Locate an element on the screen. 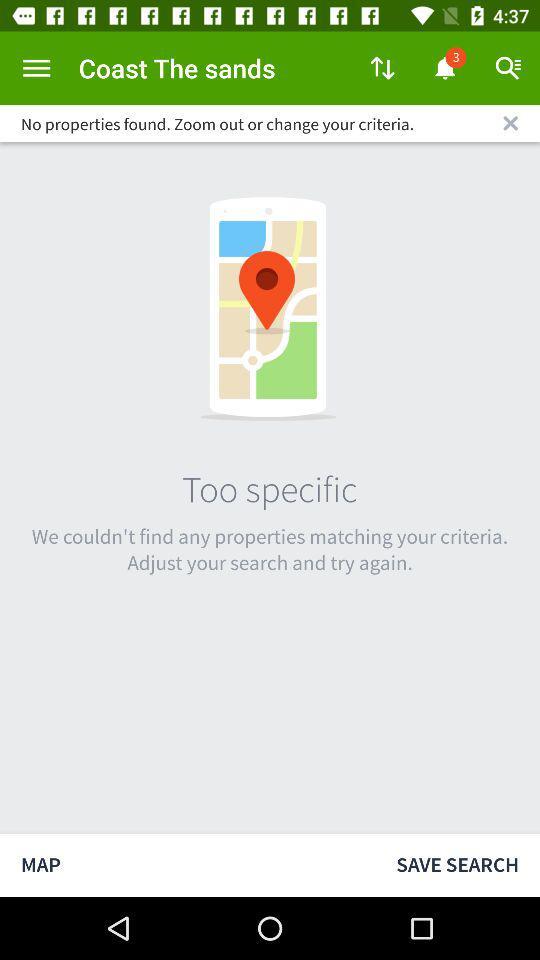  icon at the bottom right corner is located at coordinates (457, 864).